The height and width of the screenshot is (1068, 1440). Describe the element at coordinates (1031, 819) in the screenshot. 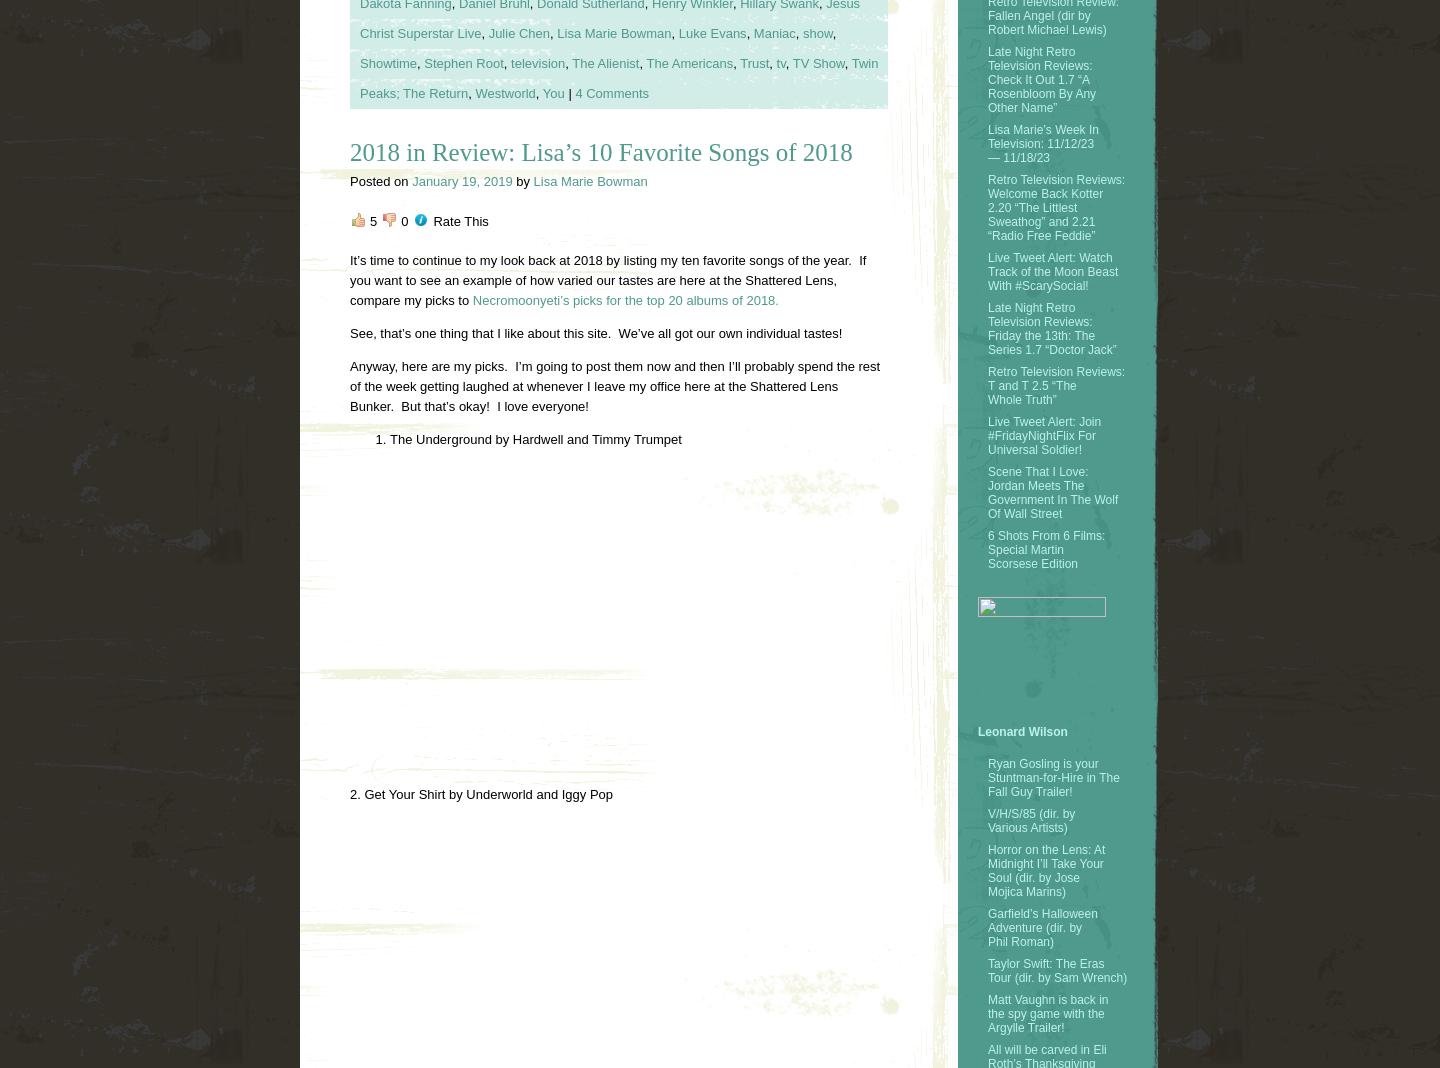

I see `'V/H/S/85 (dir. by Various Artists)'` at that location.